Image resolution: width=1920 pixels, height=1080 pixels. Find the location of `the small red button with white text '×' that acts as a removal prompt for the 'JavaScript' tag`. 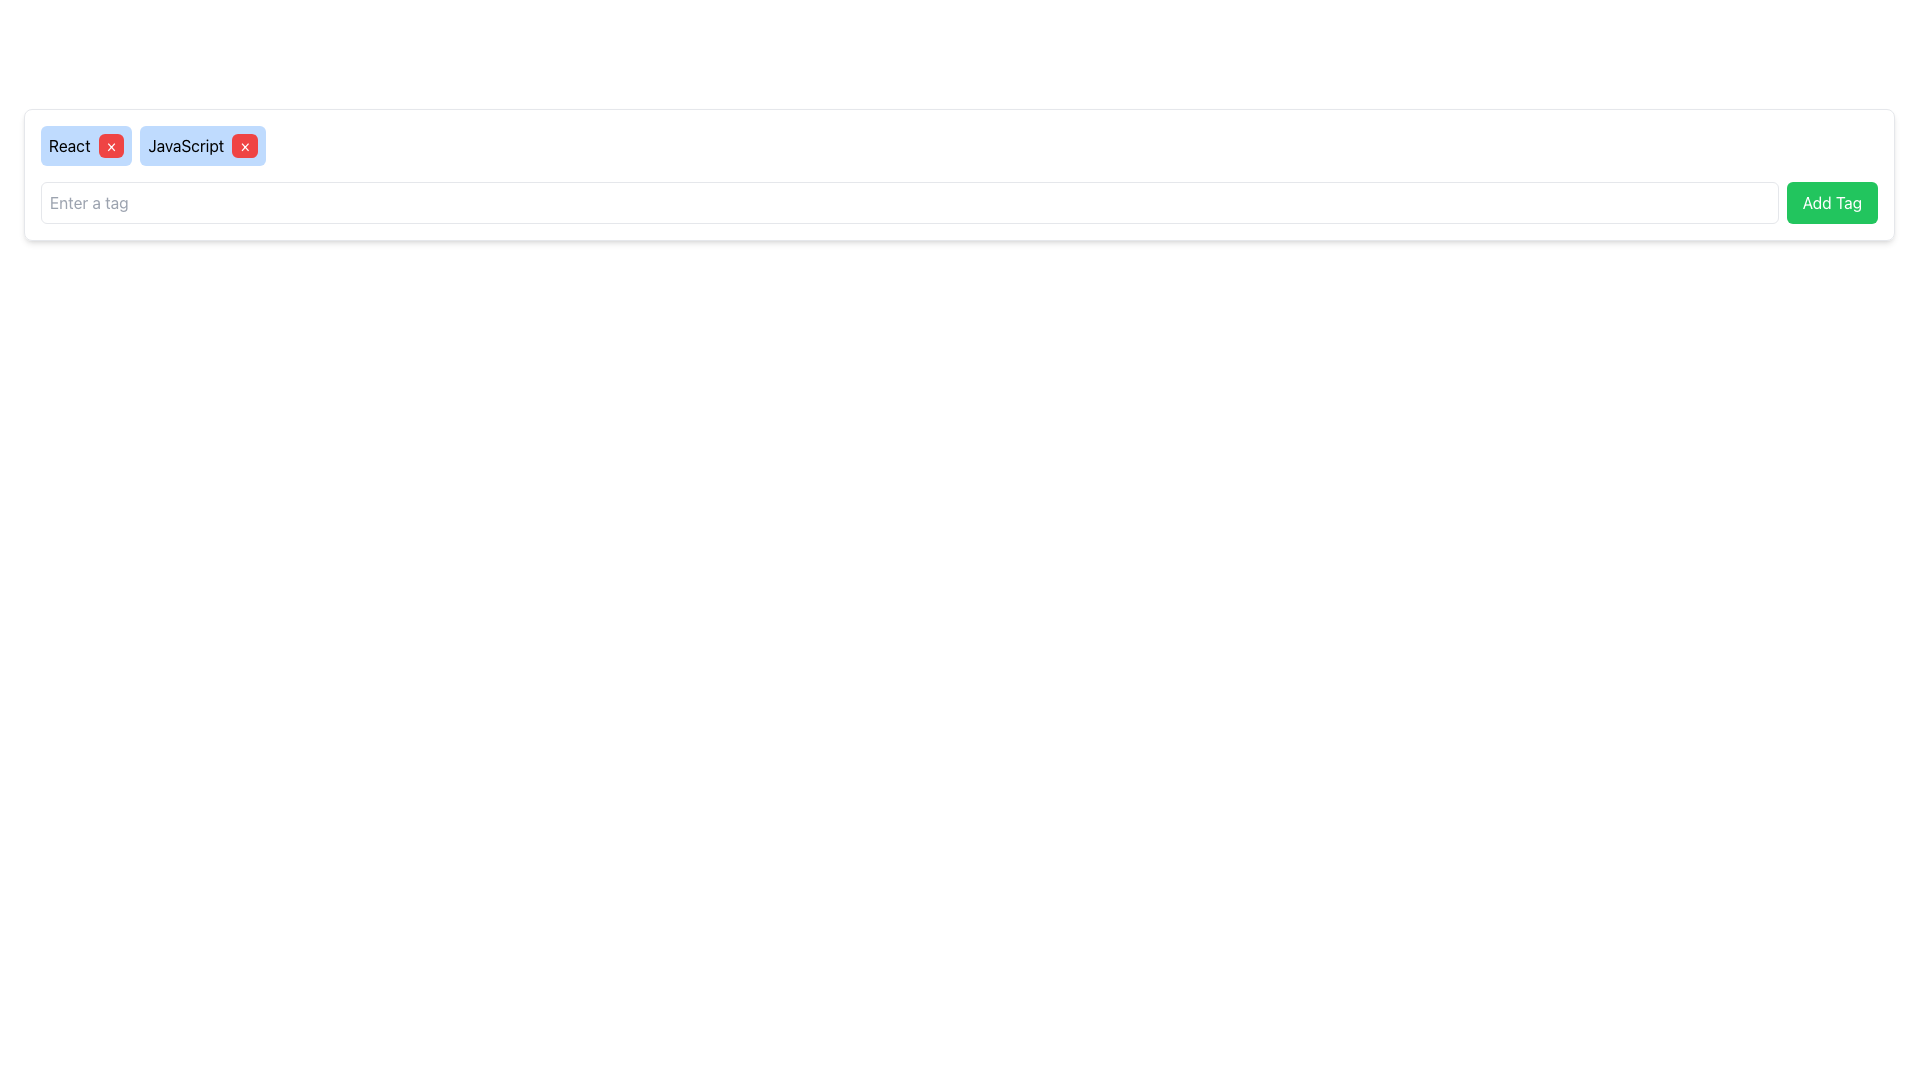

the small red button with white text '×' that acts as a removal prompt for the 'JavaScript' tag is located at coordinates (244, 145).